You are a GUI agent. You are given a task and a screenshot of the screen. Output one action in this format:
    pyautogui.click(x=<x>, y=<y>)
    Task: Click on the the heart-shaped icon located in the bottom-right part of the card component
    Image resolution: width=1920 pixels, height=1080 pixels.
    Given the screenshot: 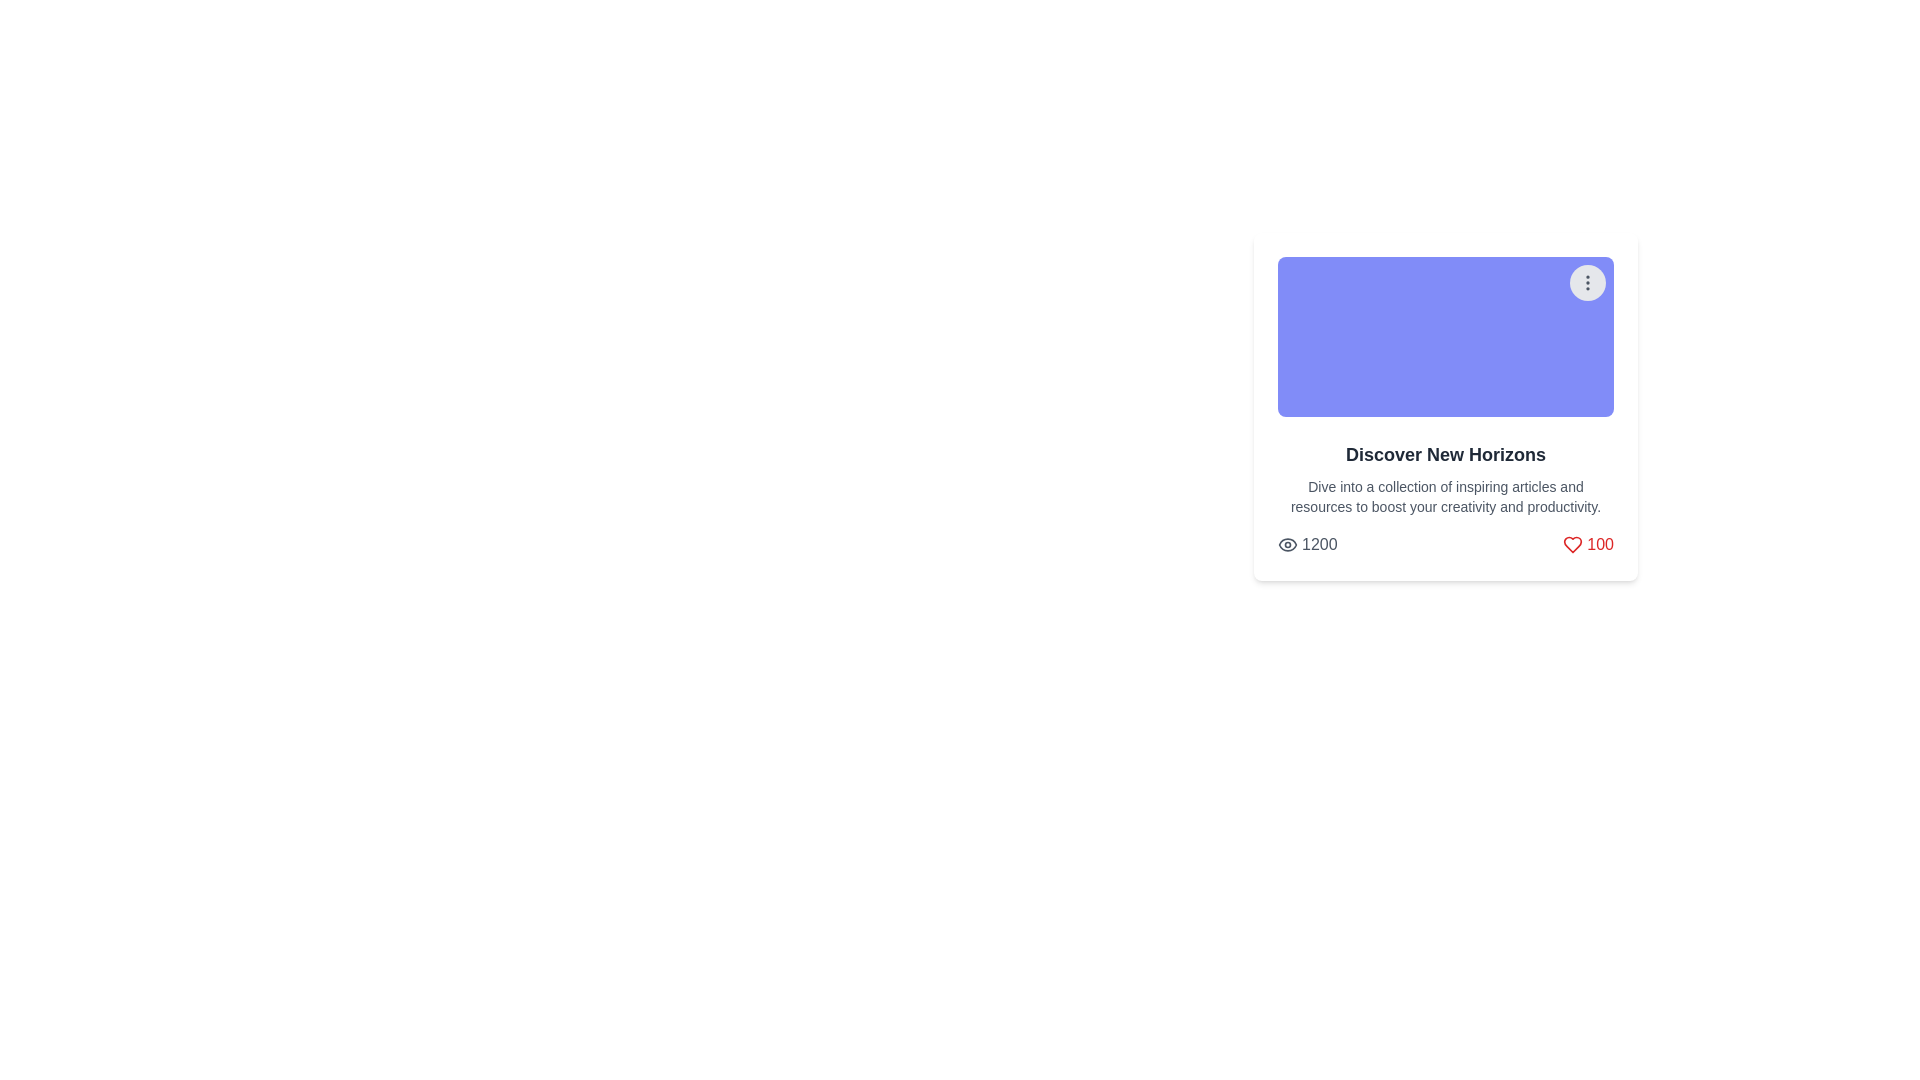 What is the action you would take?
    pyautogui.click(x=1572, y=544)
    